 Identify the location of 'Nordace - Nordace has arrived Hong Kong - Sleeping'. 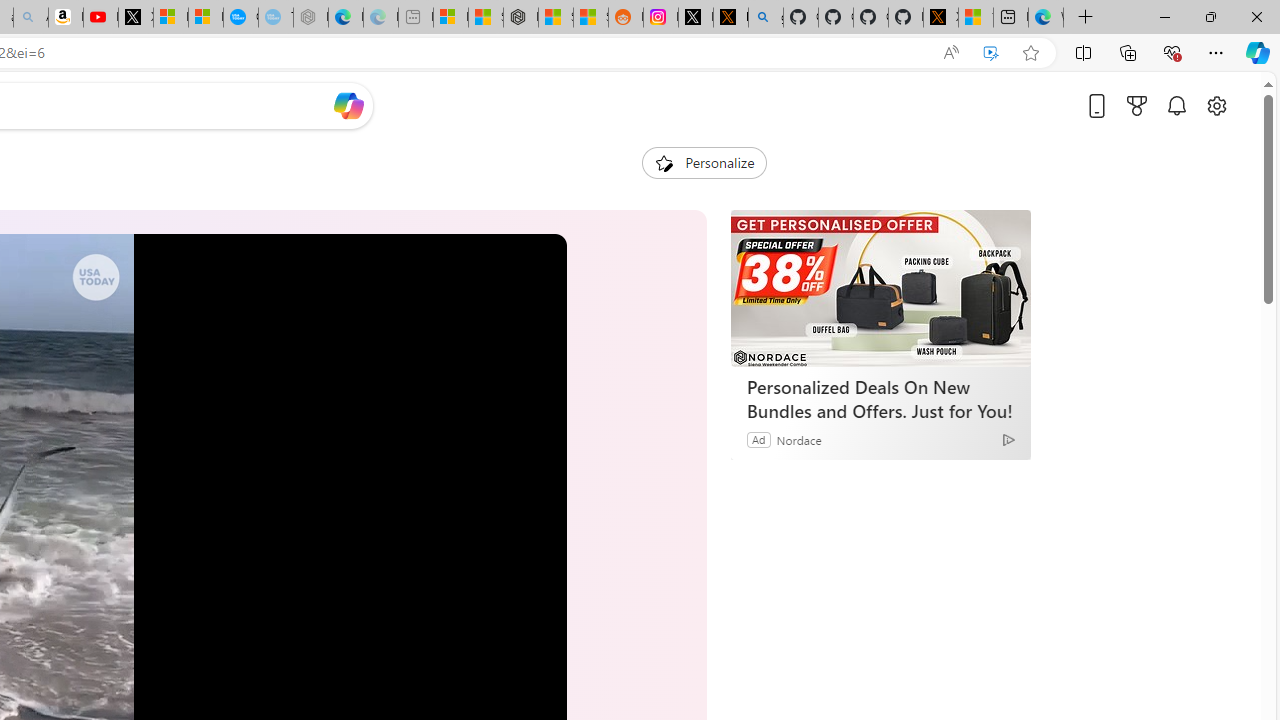
(310, 17).